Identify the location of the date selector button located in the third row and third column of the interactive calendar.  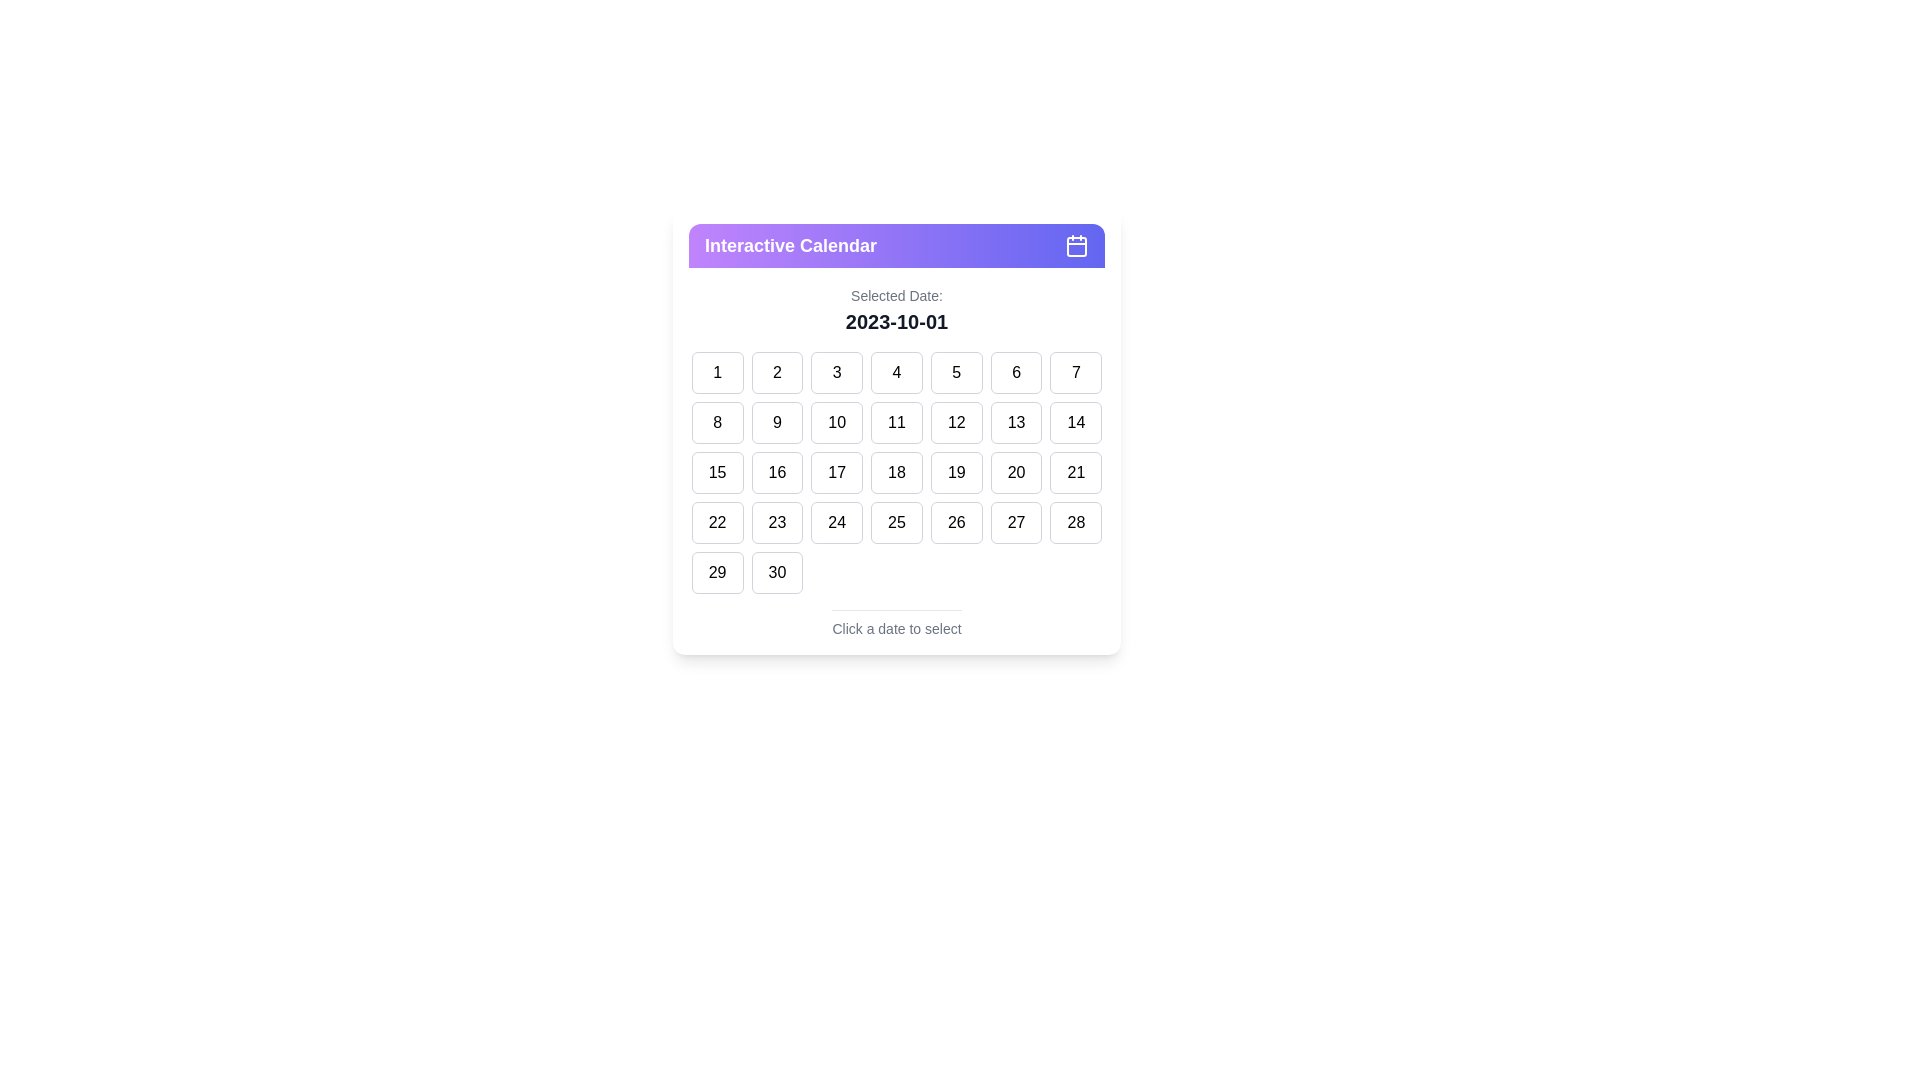
(837, 473).